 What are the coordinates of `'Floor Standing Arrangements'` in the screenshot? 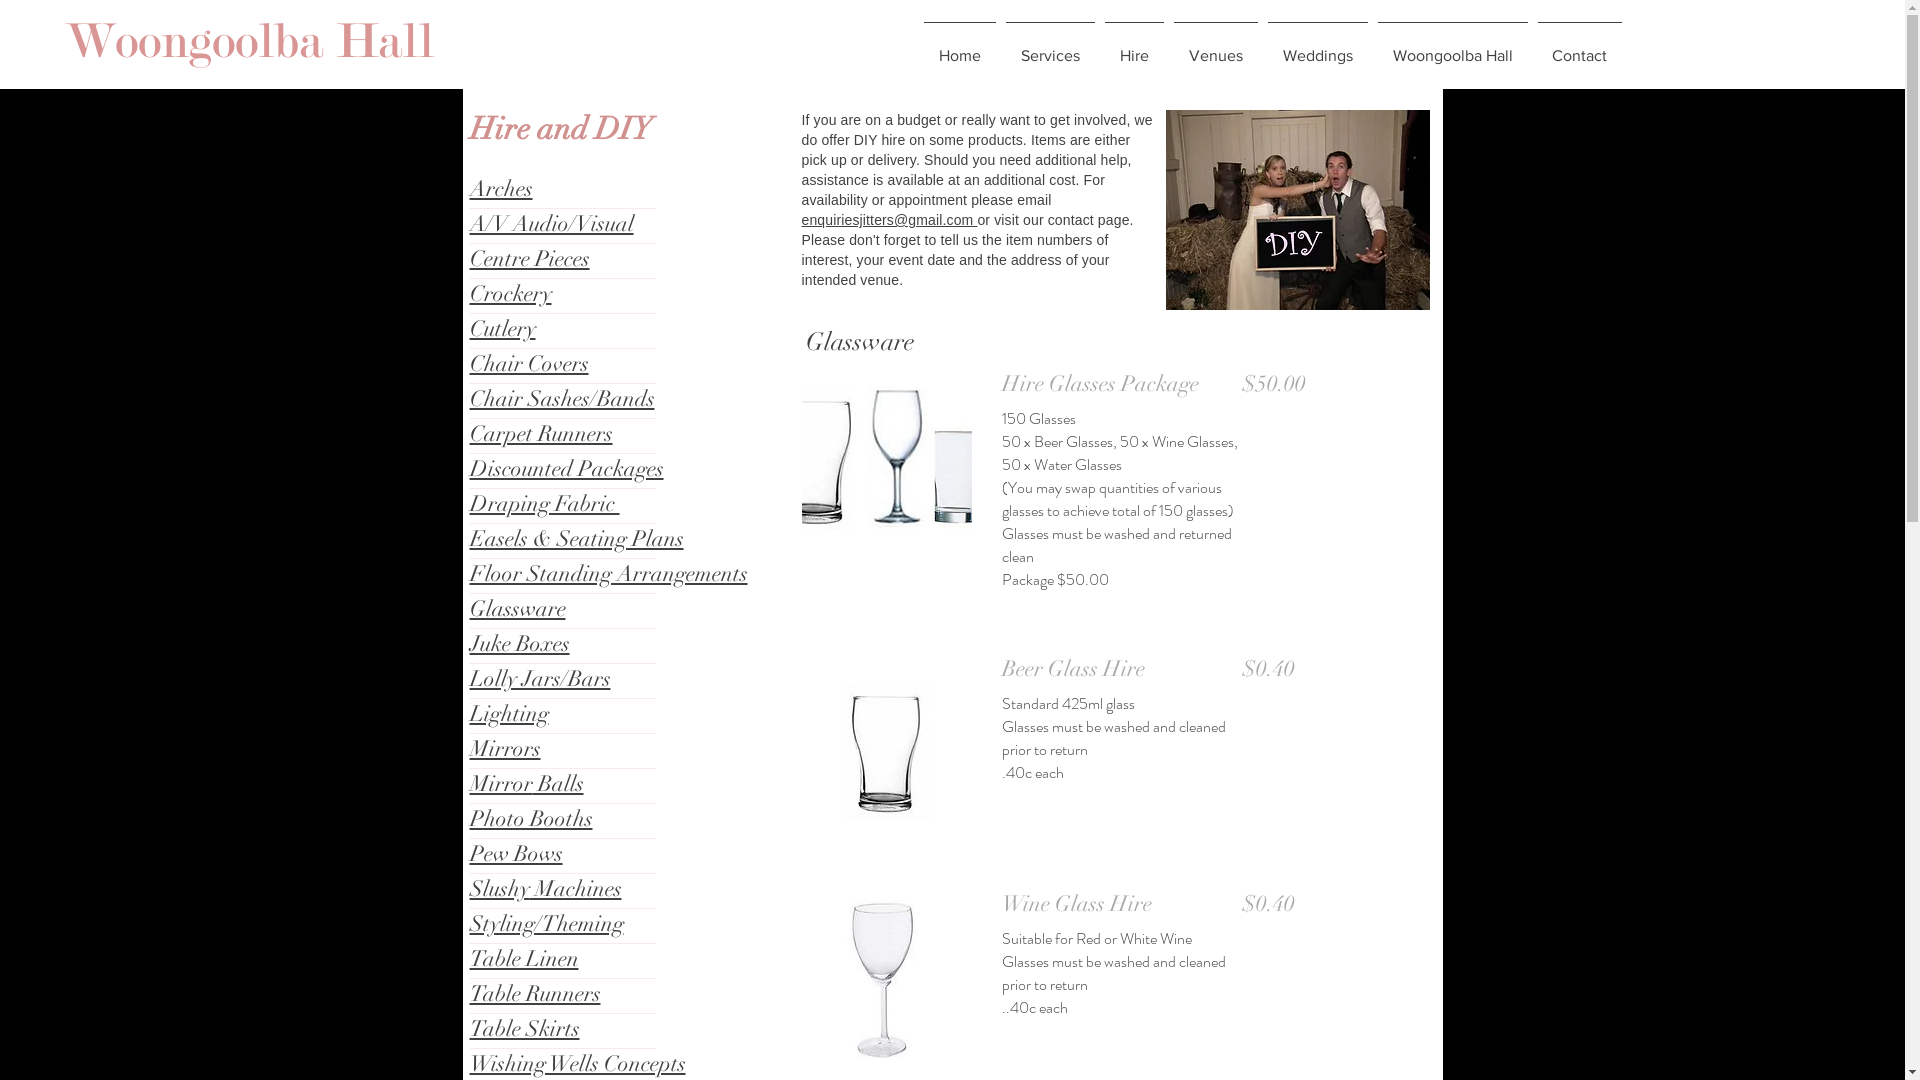 It's located at (608, 573).